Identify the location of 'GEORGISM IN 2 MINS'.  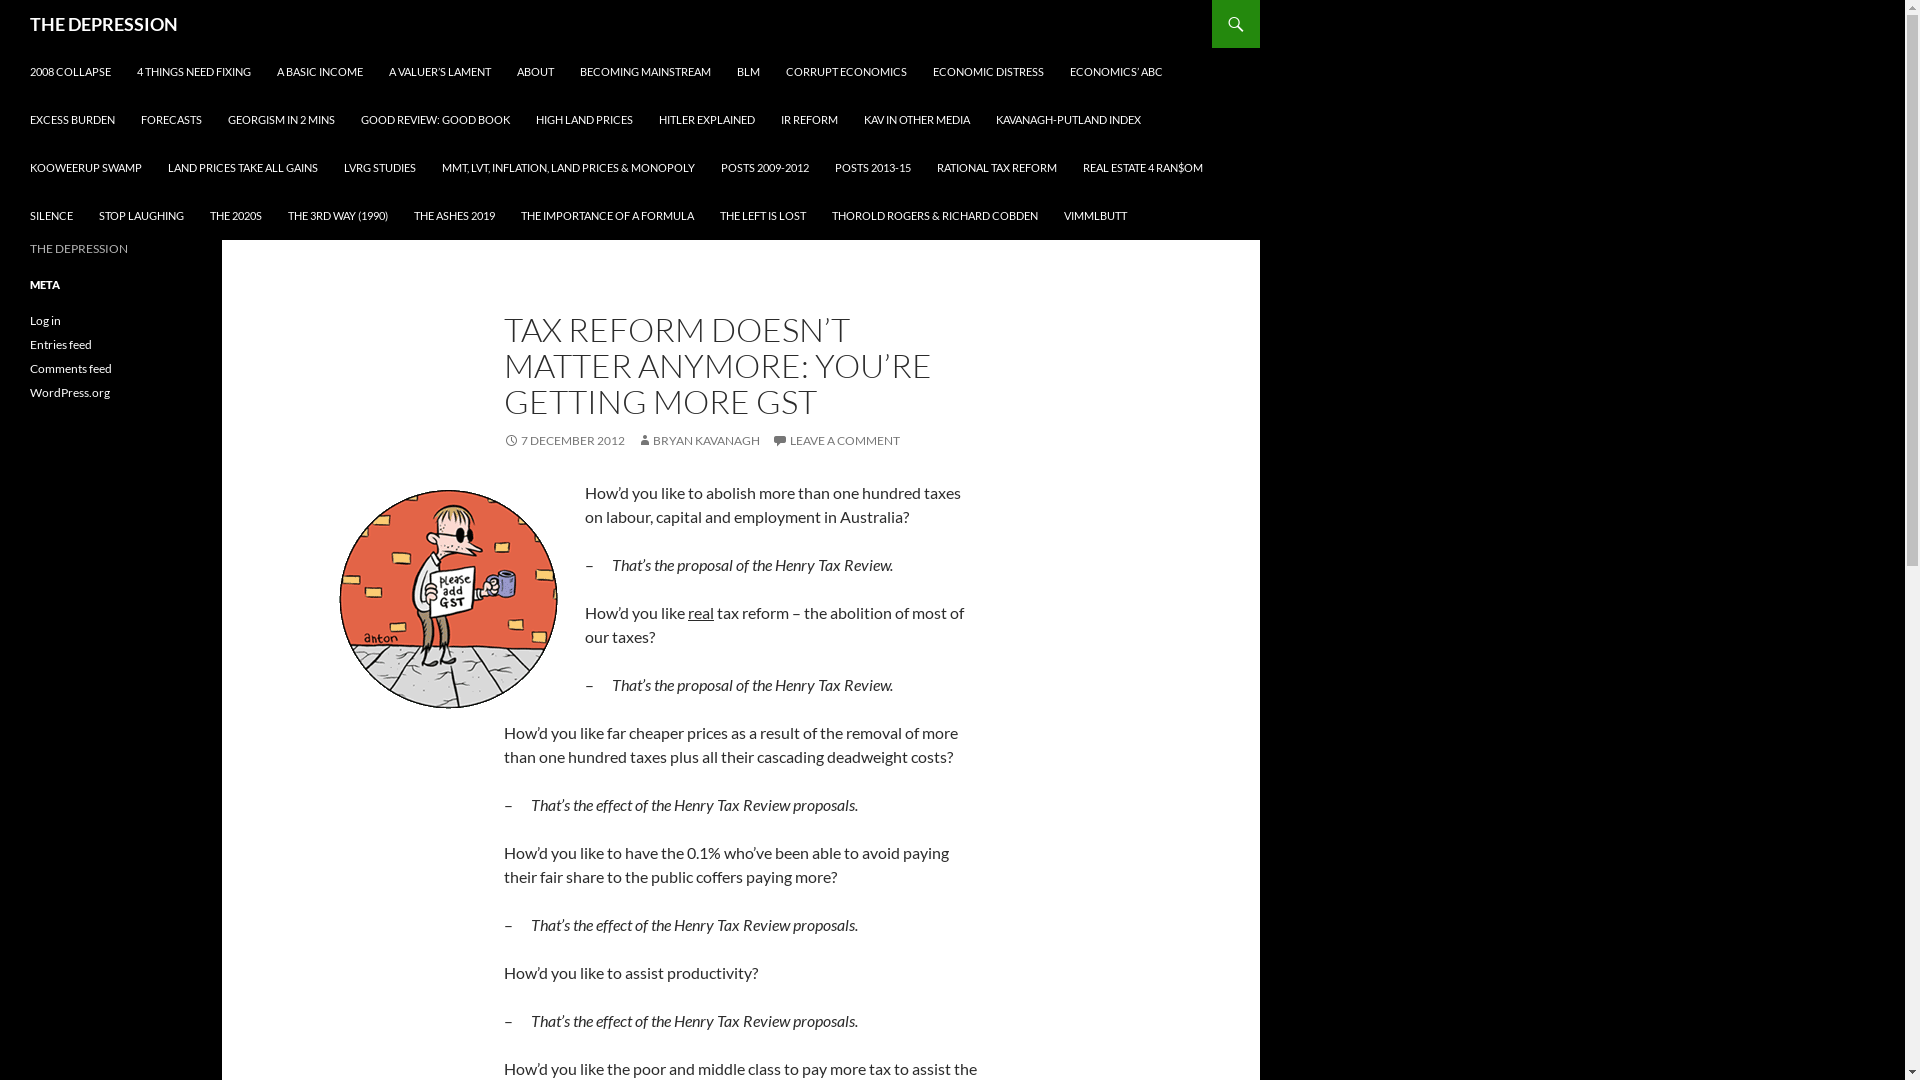
(280, 119).